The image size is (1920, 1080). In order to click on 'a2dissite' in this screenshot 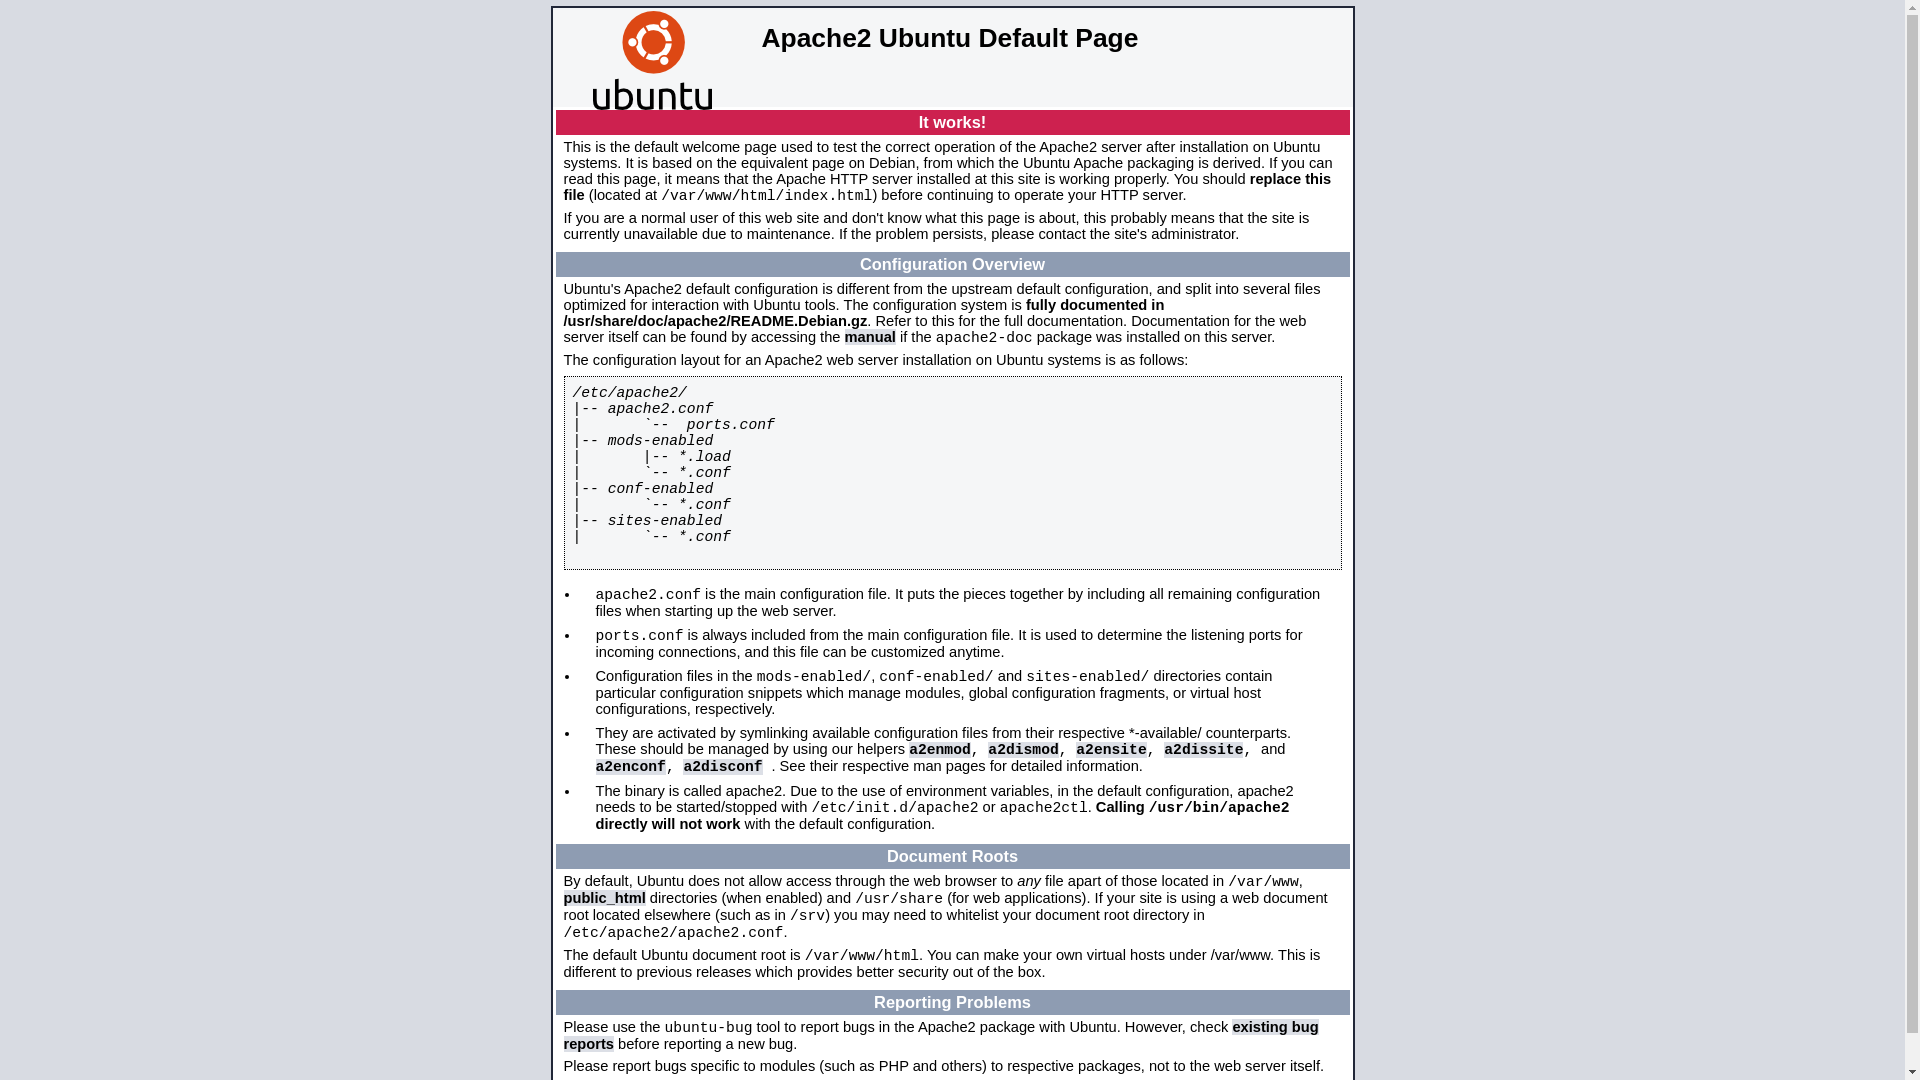, I will do `click(1202, 749)`.